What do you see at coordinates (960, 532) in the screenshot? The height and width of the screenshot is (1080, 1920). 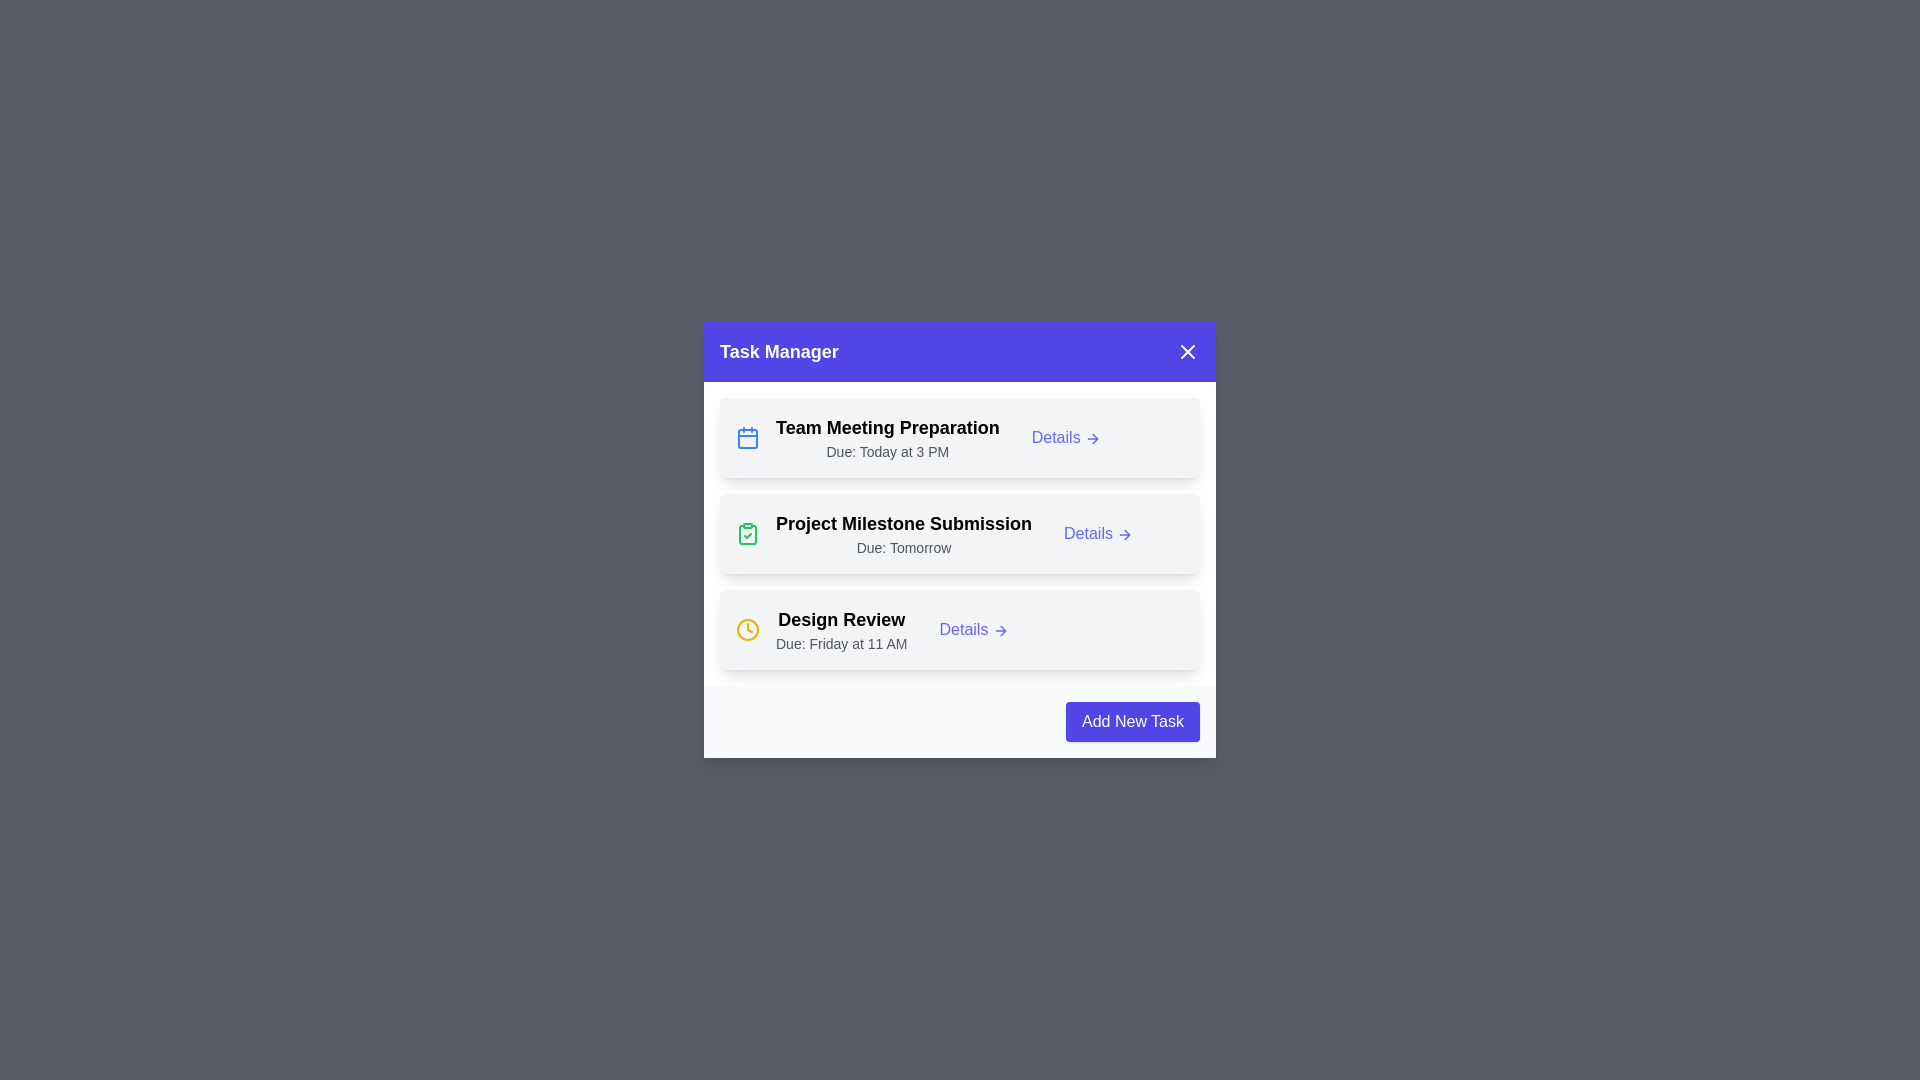 I see `the second task item in the 'Task Manager' modal dialog` at bounding box center [960, 532].